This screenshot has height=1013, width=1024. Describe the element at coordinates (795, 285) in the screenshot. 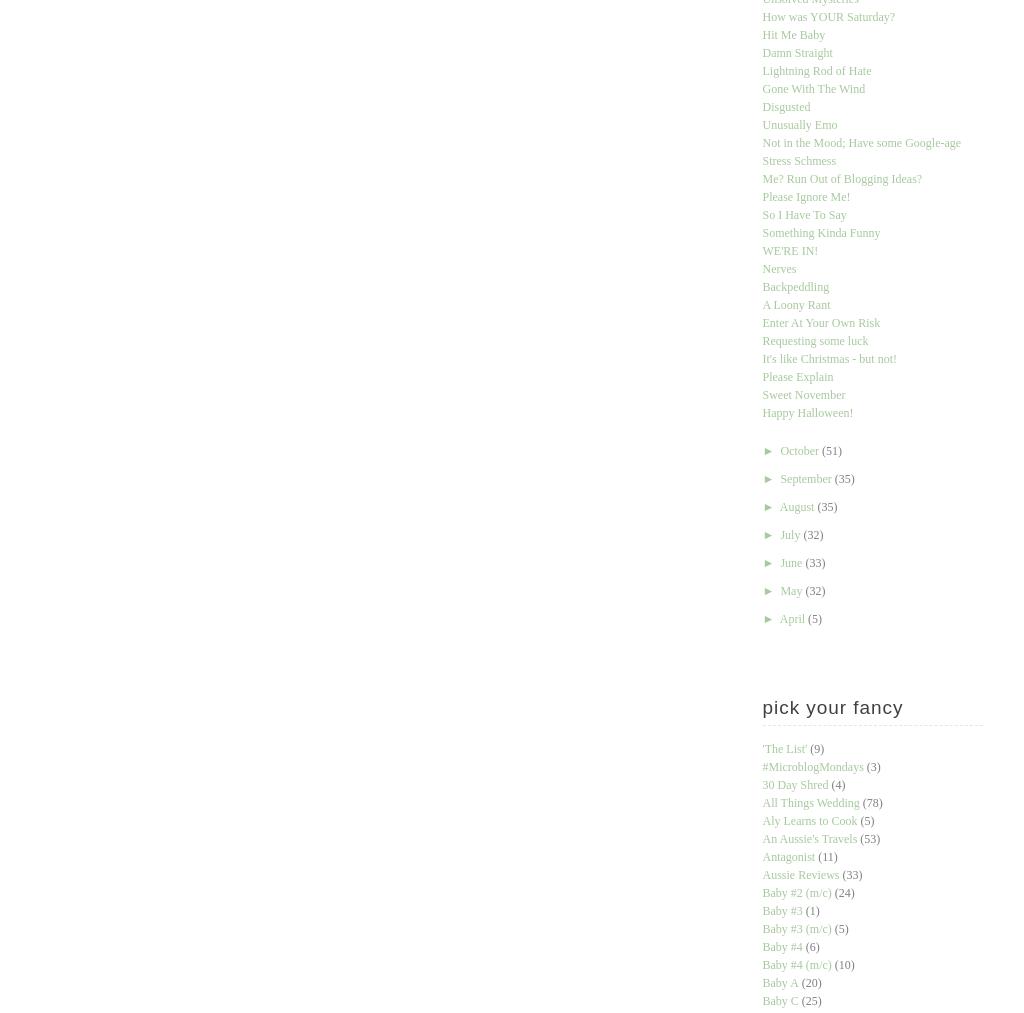

I see `'Backpeddling'` at that location.